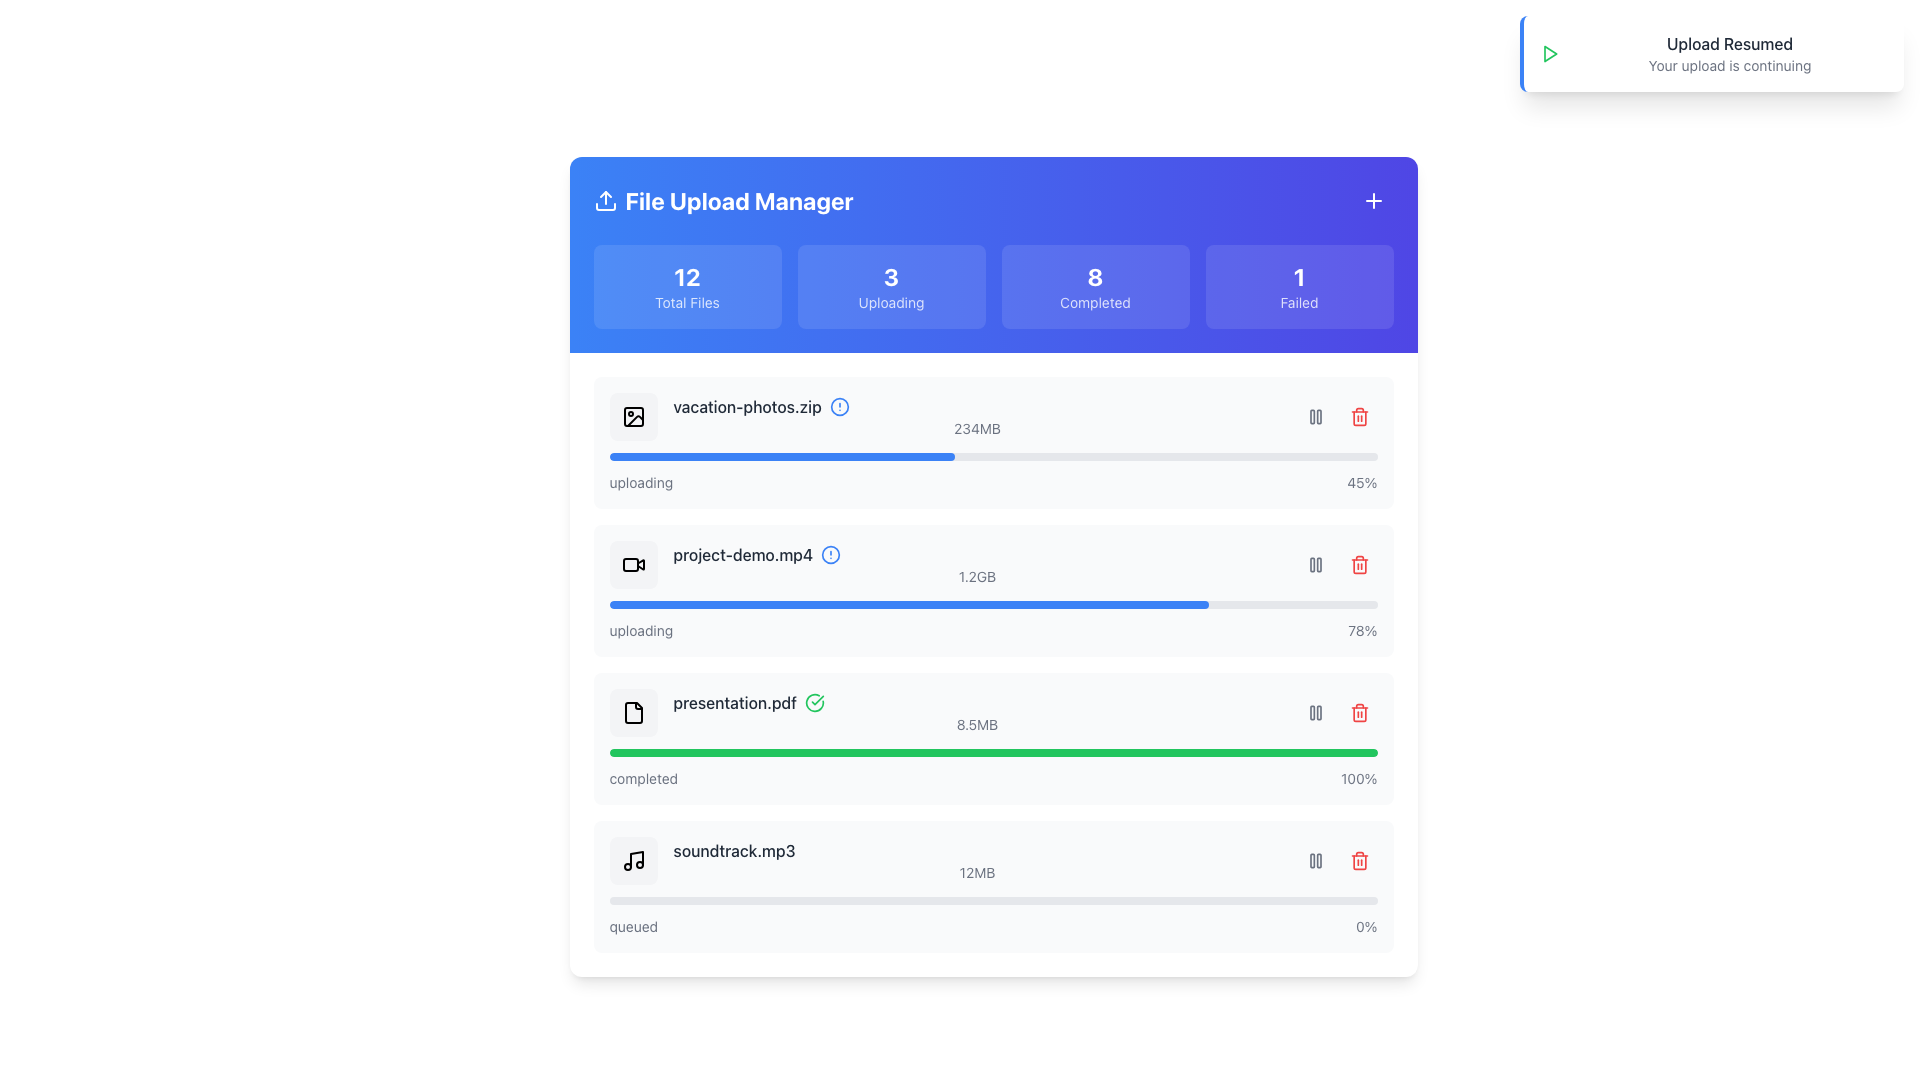 Image resolution: width=1920 pixels, height=1080 pixels. What do you see at coordinates (1549, 53) in the screenshot?
I see `the play button, which is represented as a green triangular SVG icon located near the top-right of the dialog box` at bounding box center [1549, 53].